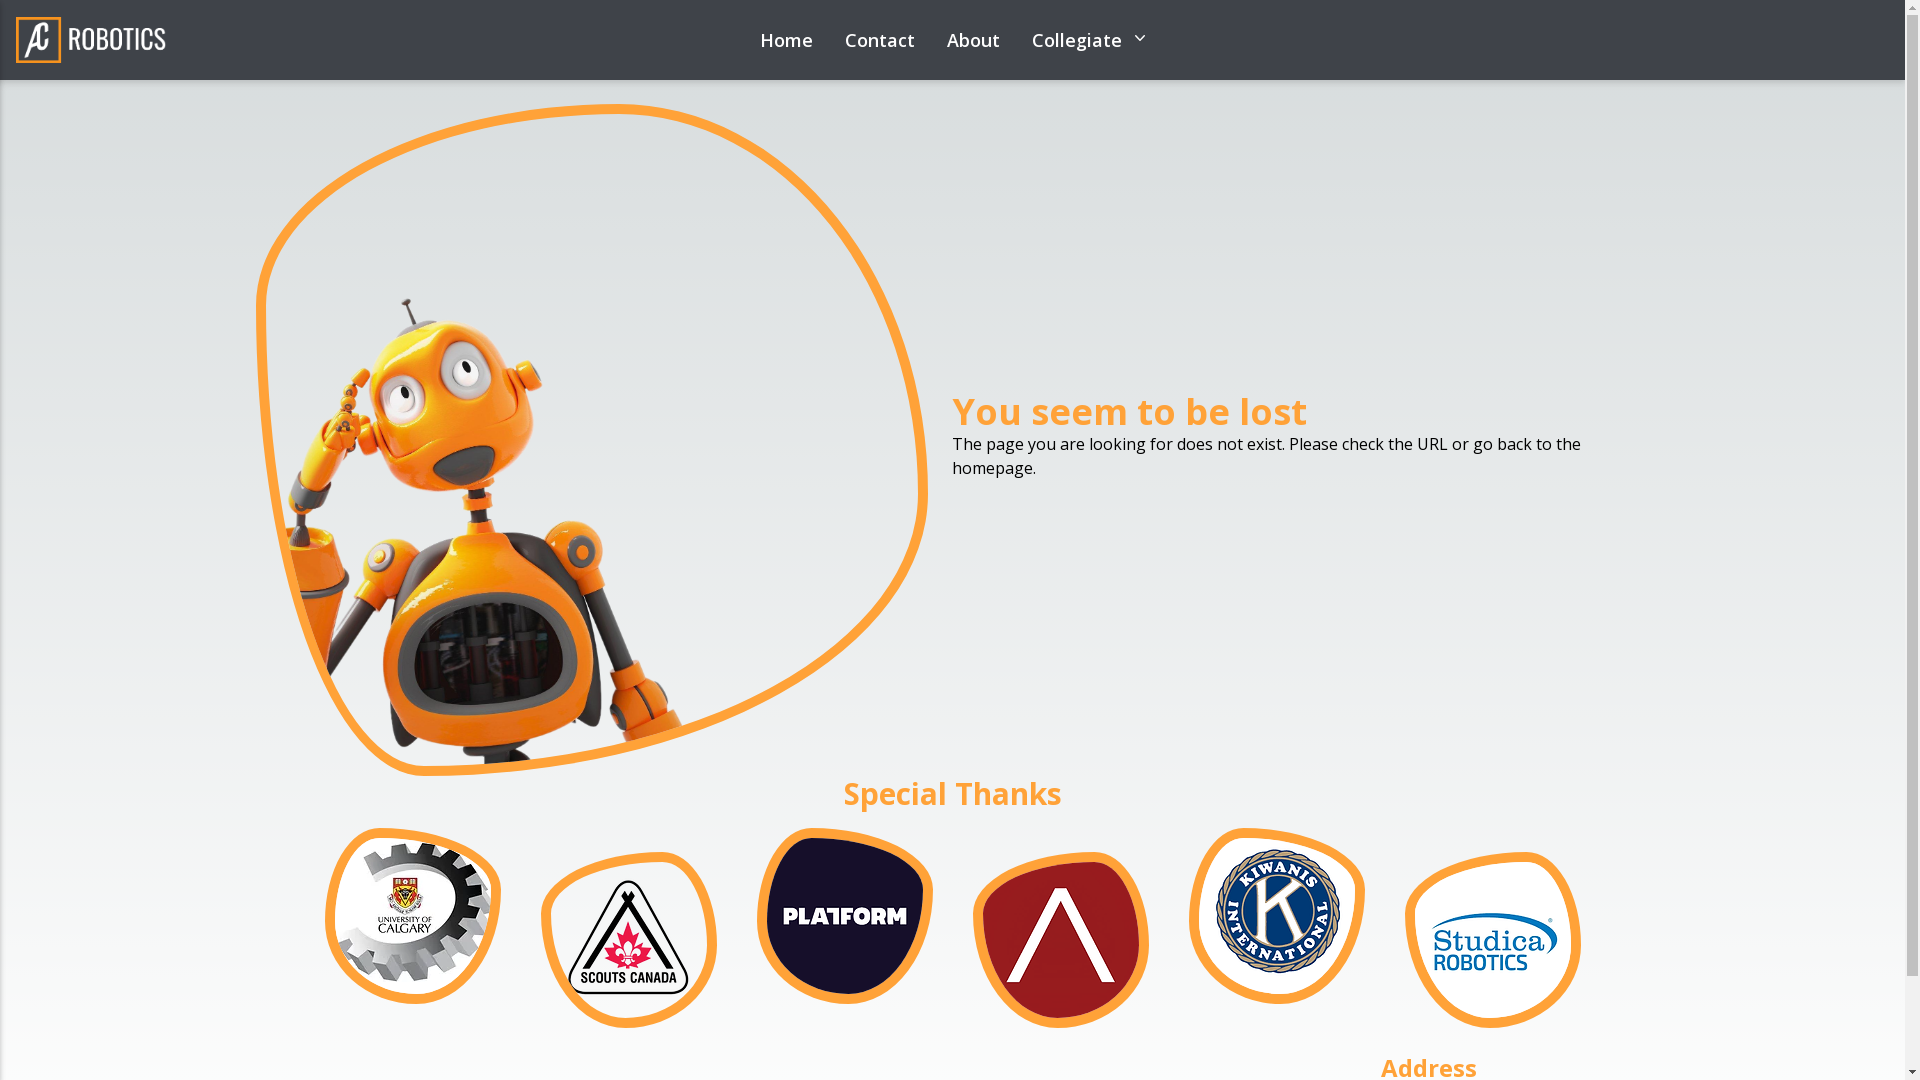 Image resolution: width=1920 pixels, height=1080 pixels. What do you see at coordinates (944, 39) in the screenshot?
I see `'About'` at bounding box center [944, 39].